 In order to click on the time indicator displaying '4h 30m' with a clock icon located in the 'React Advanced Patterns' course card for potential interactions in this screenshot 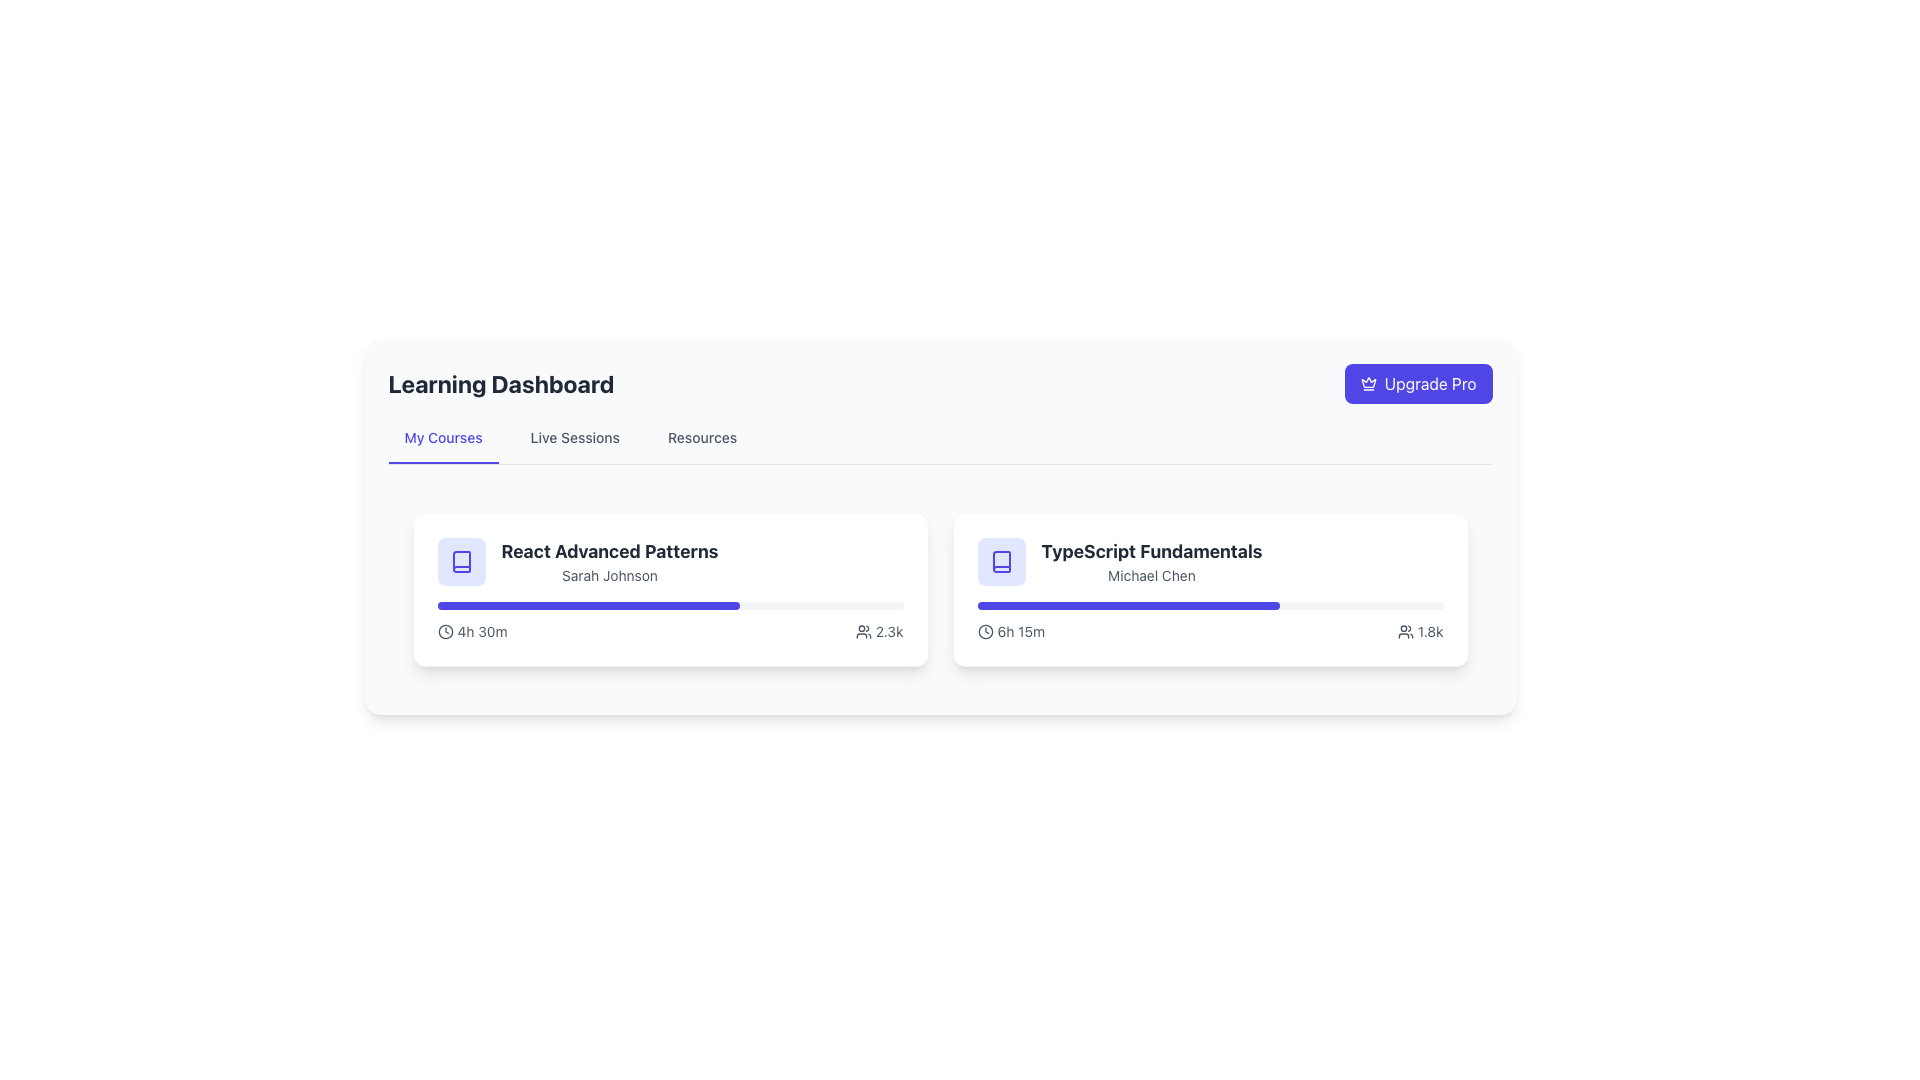, I will do `click(471, 632)`.